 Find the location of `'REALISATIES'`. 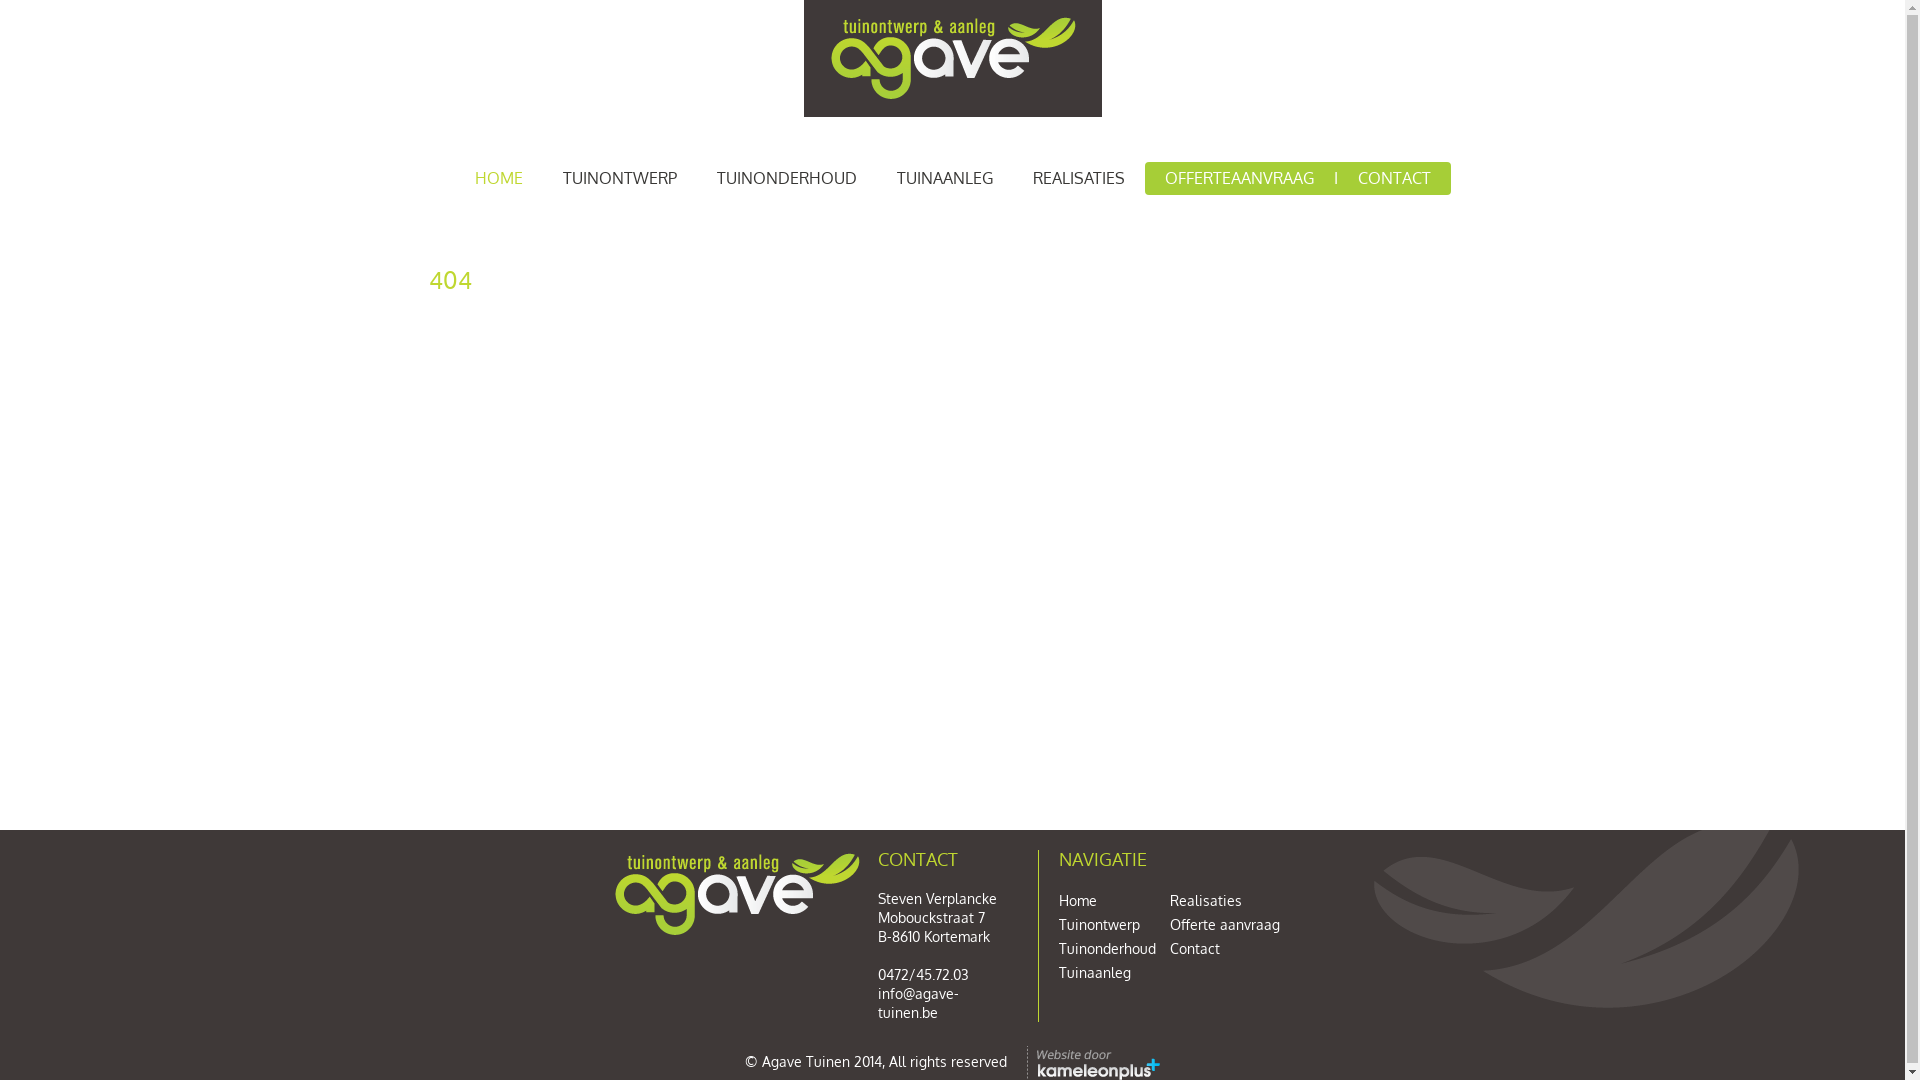

'REALISATIES' is located at coordinates (1077, 177).